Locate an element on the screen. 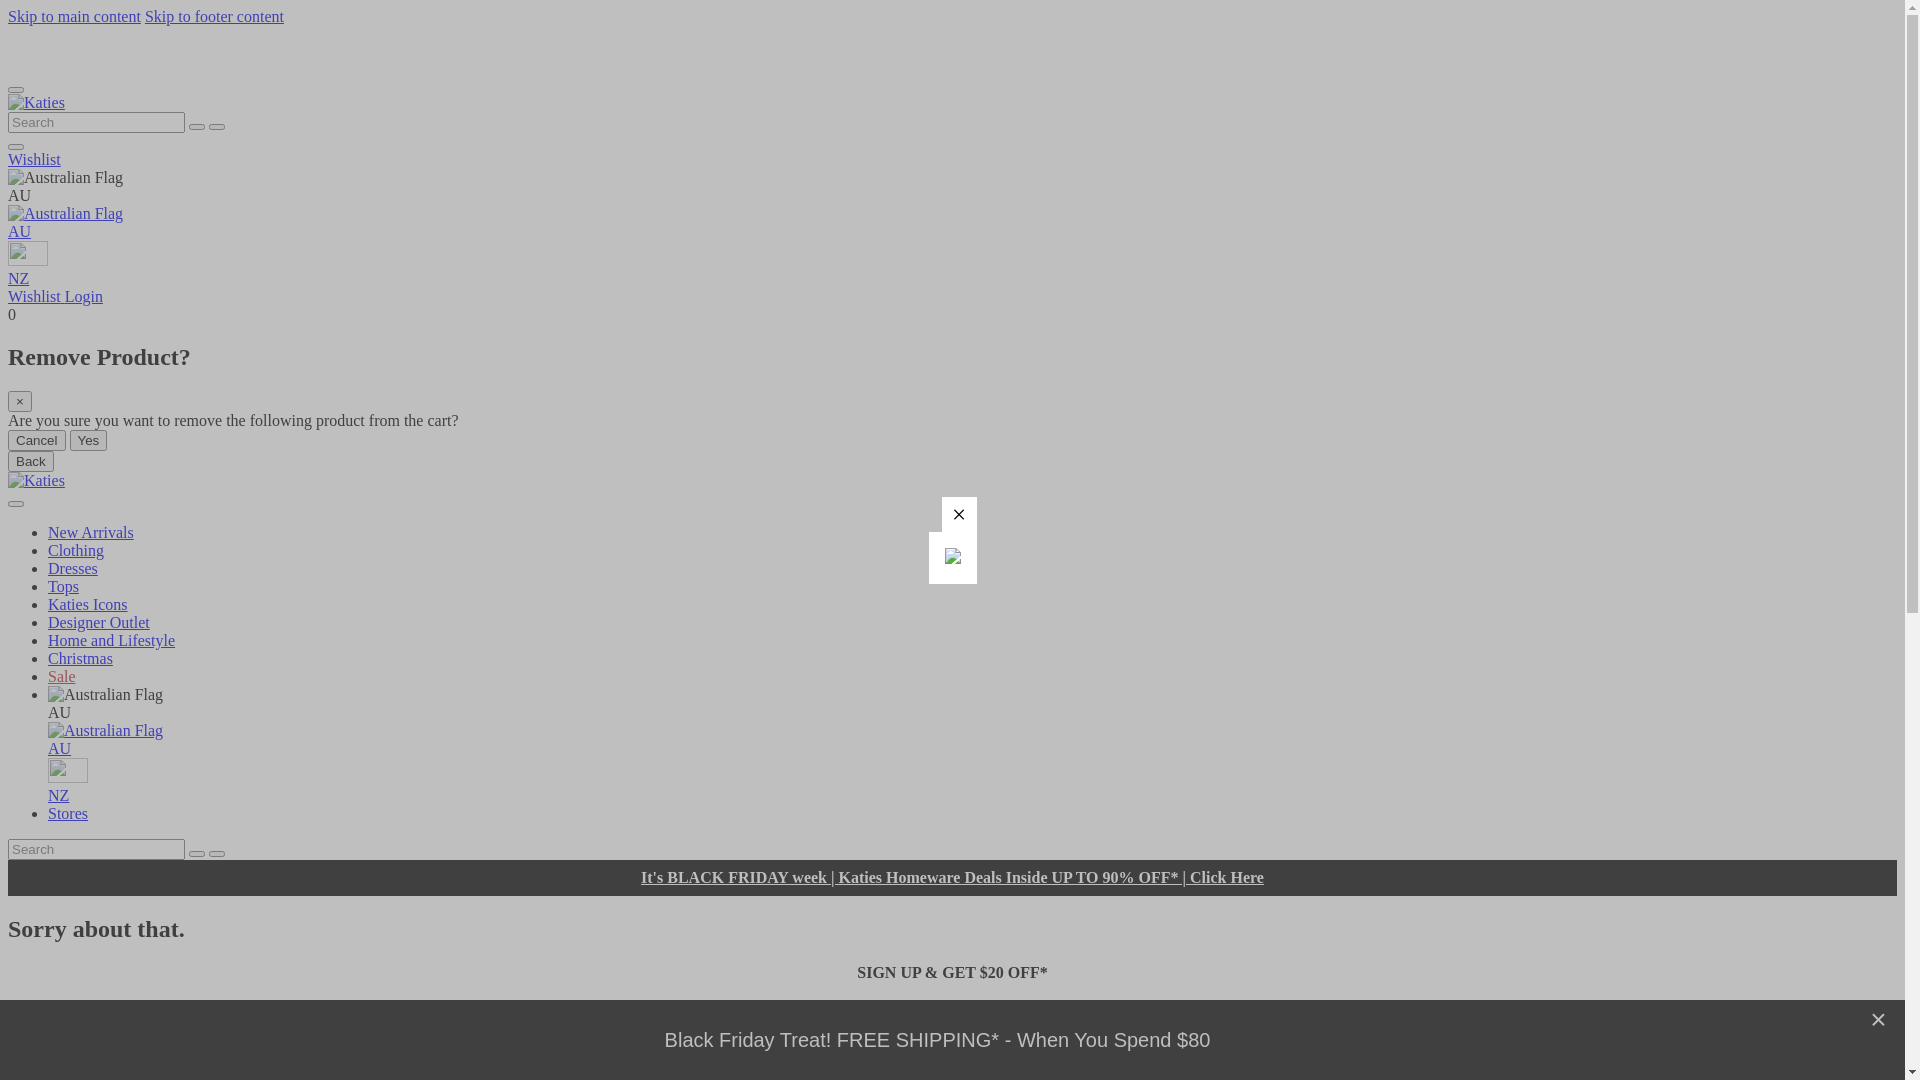  'Clothing' is located at coordinates (48, 550).